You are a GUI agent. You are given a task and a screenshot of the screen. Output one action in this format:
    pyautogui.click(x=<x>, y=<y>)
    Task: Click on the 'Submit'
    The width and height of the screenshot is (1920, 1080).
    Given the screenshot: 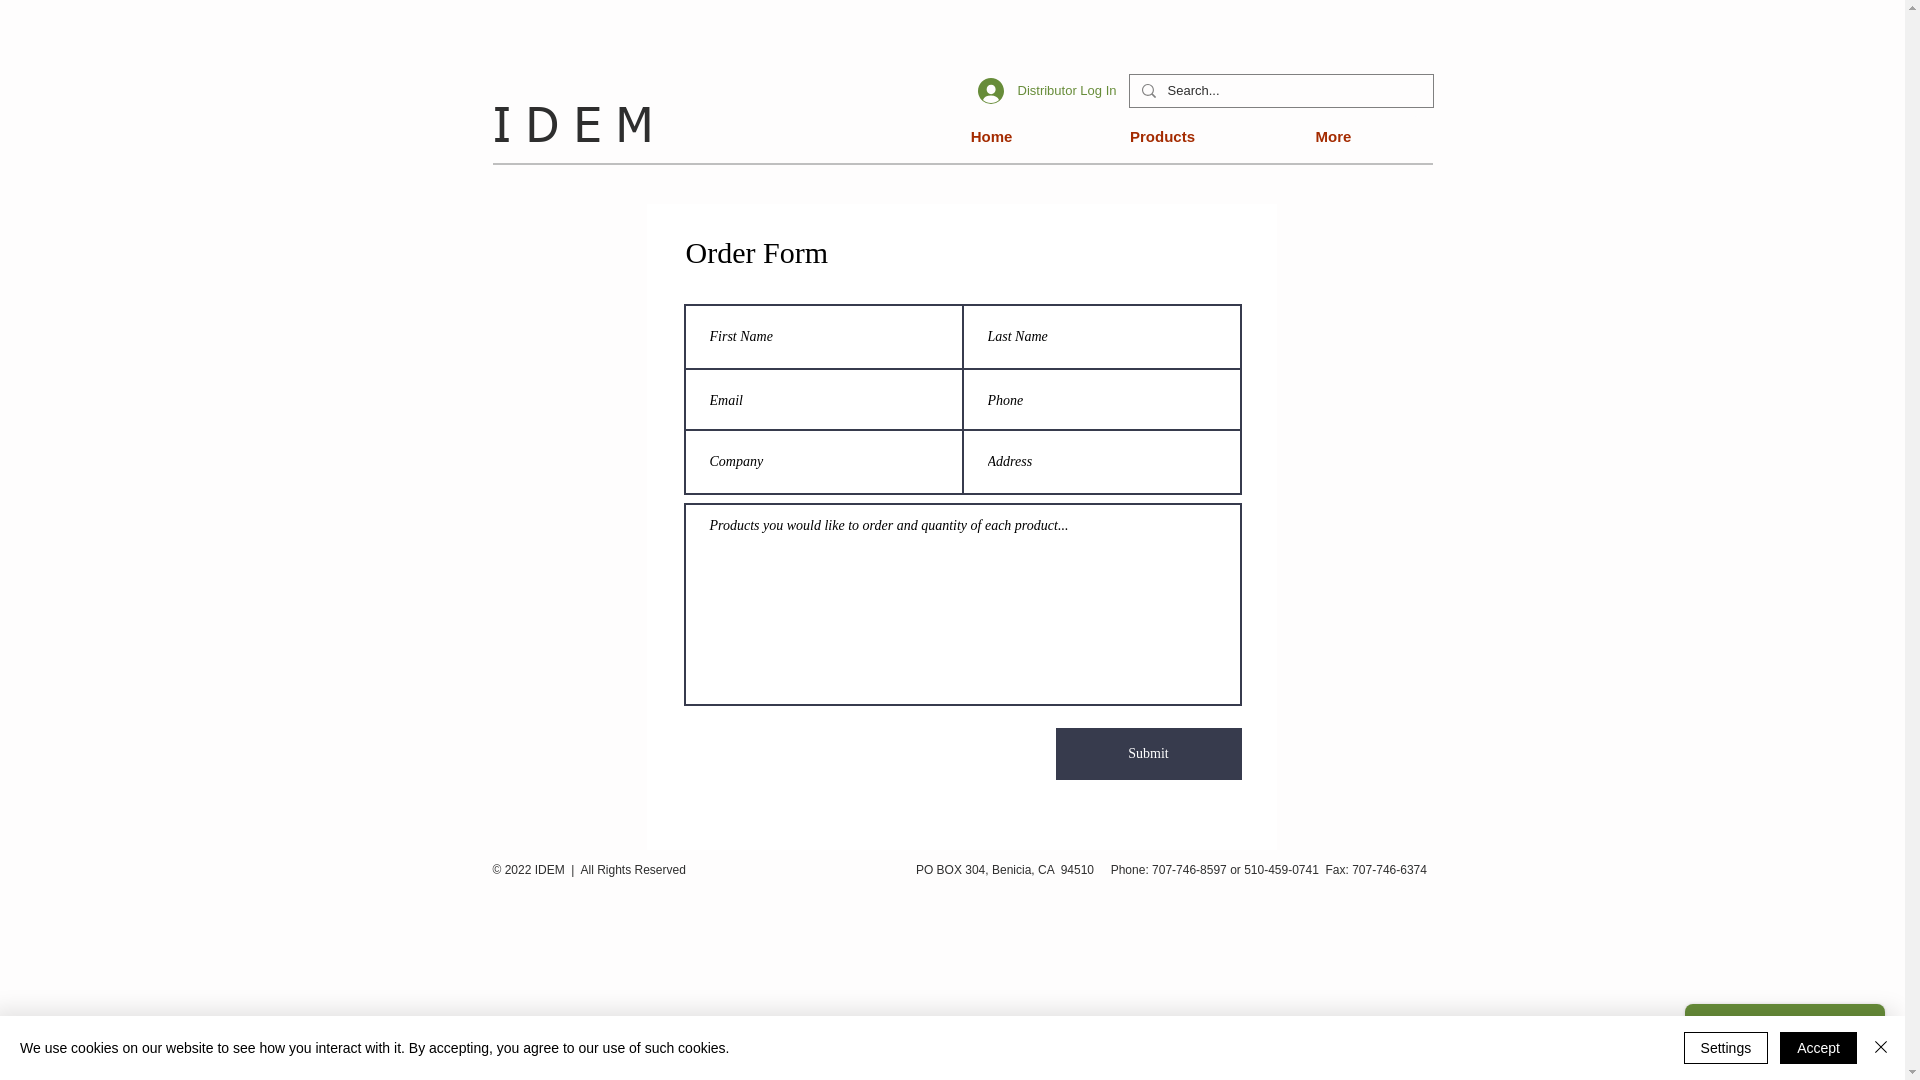 What is the action you would take?
    pyautogui.click(x=1148, y=753)
    